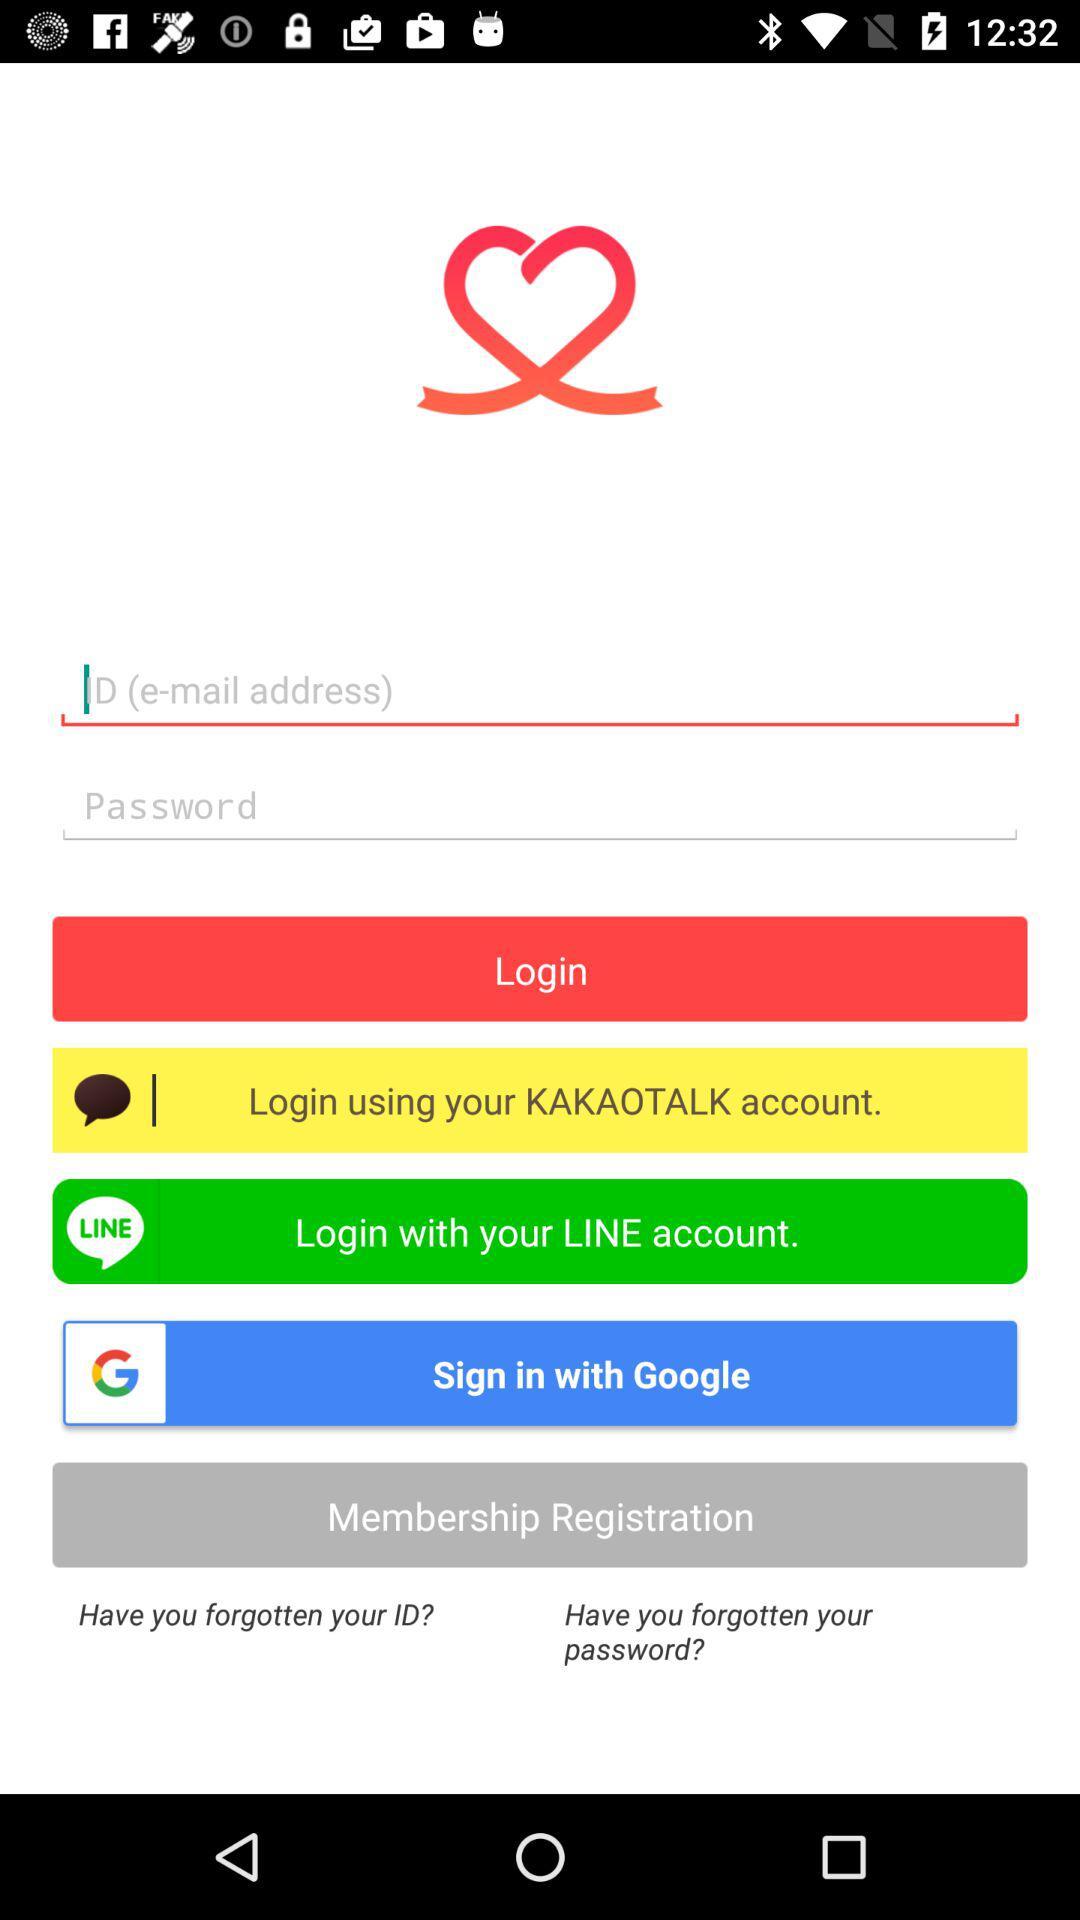 Image resolution: width=1080 pixels, height=1920 pixels. Describe the element at coordinates (540, 690) in the screenshot. I see `the text field of email address` at that location.